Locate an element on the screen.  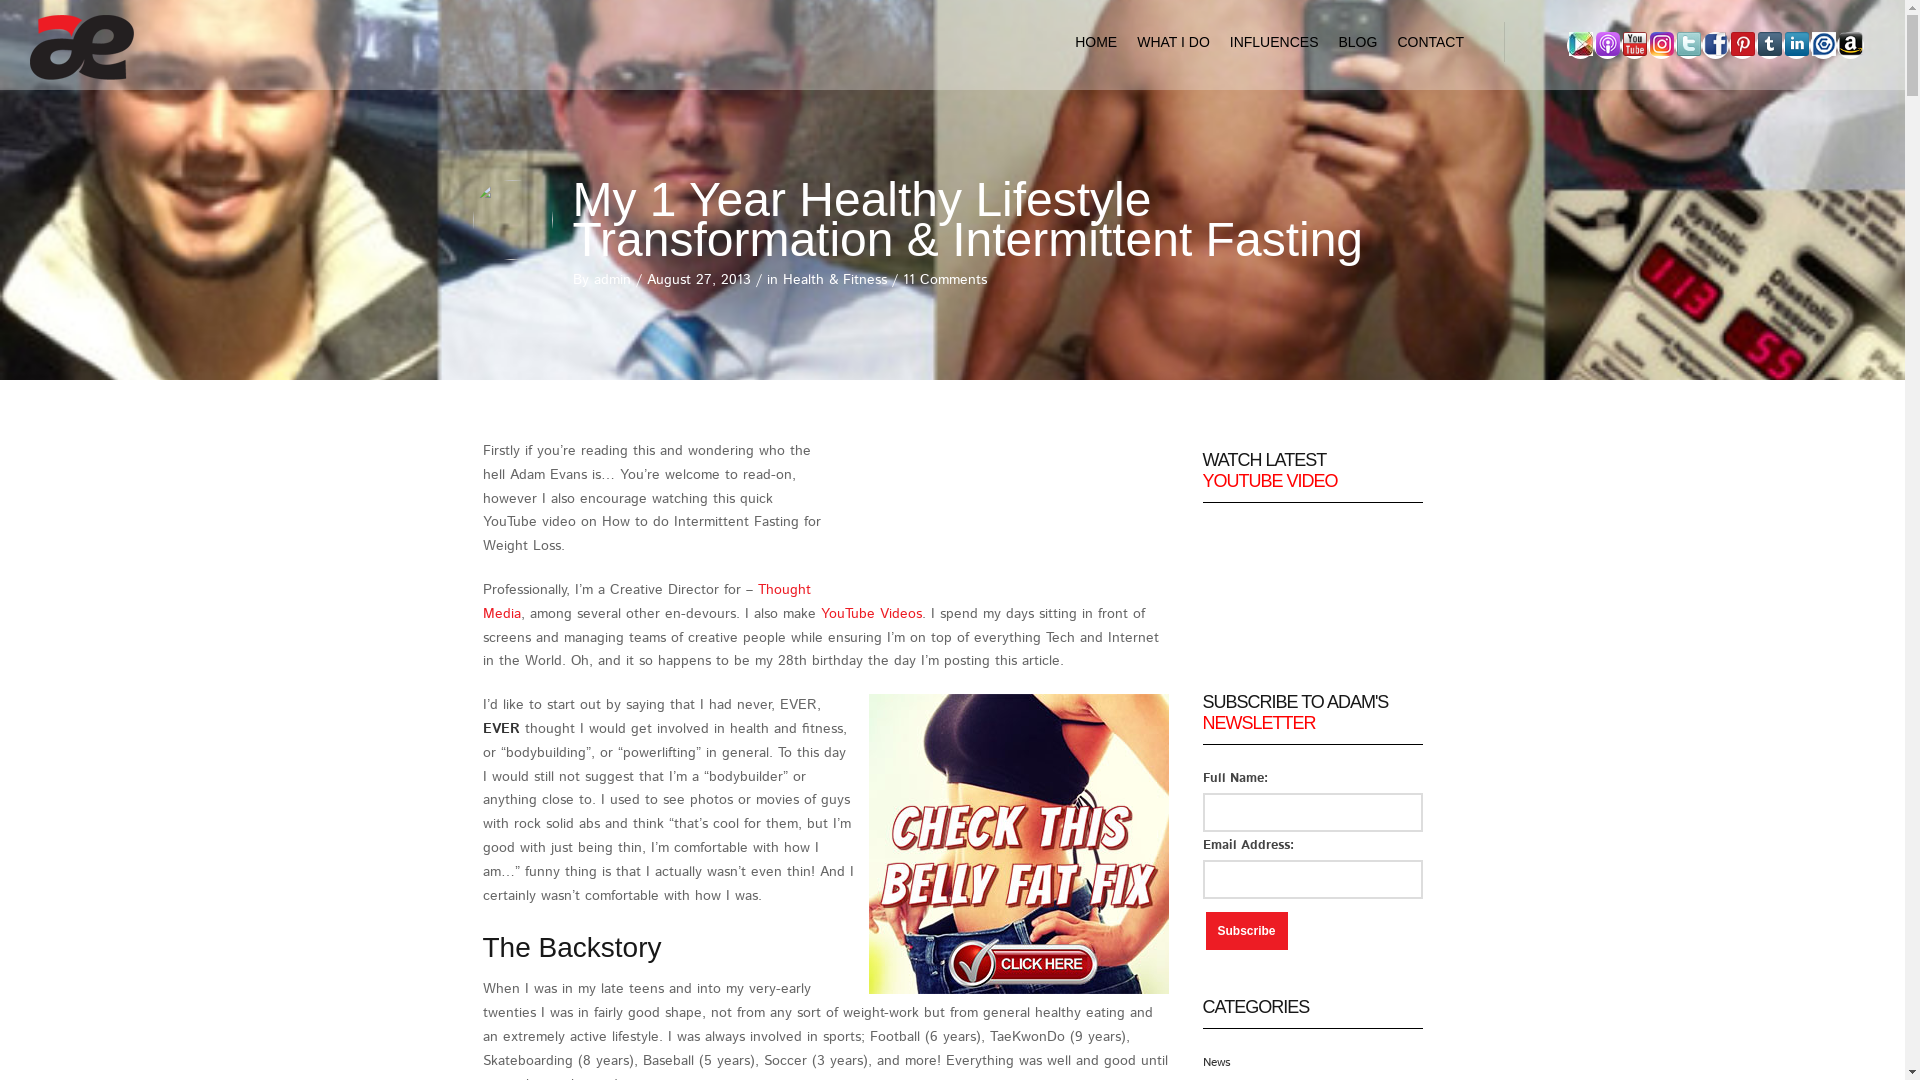
'facebook' is located at coordinates (1714, 45).